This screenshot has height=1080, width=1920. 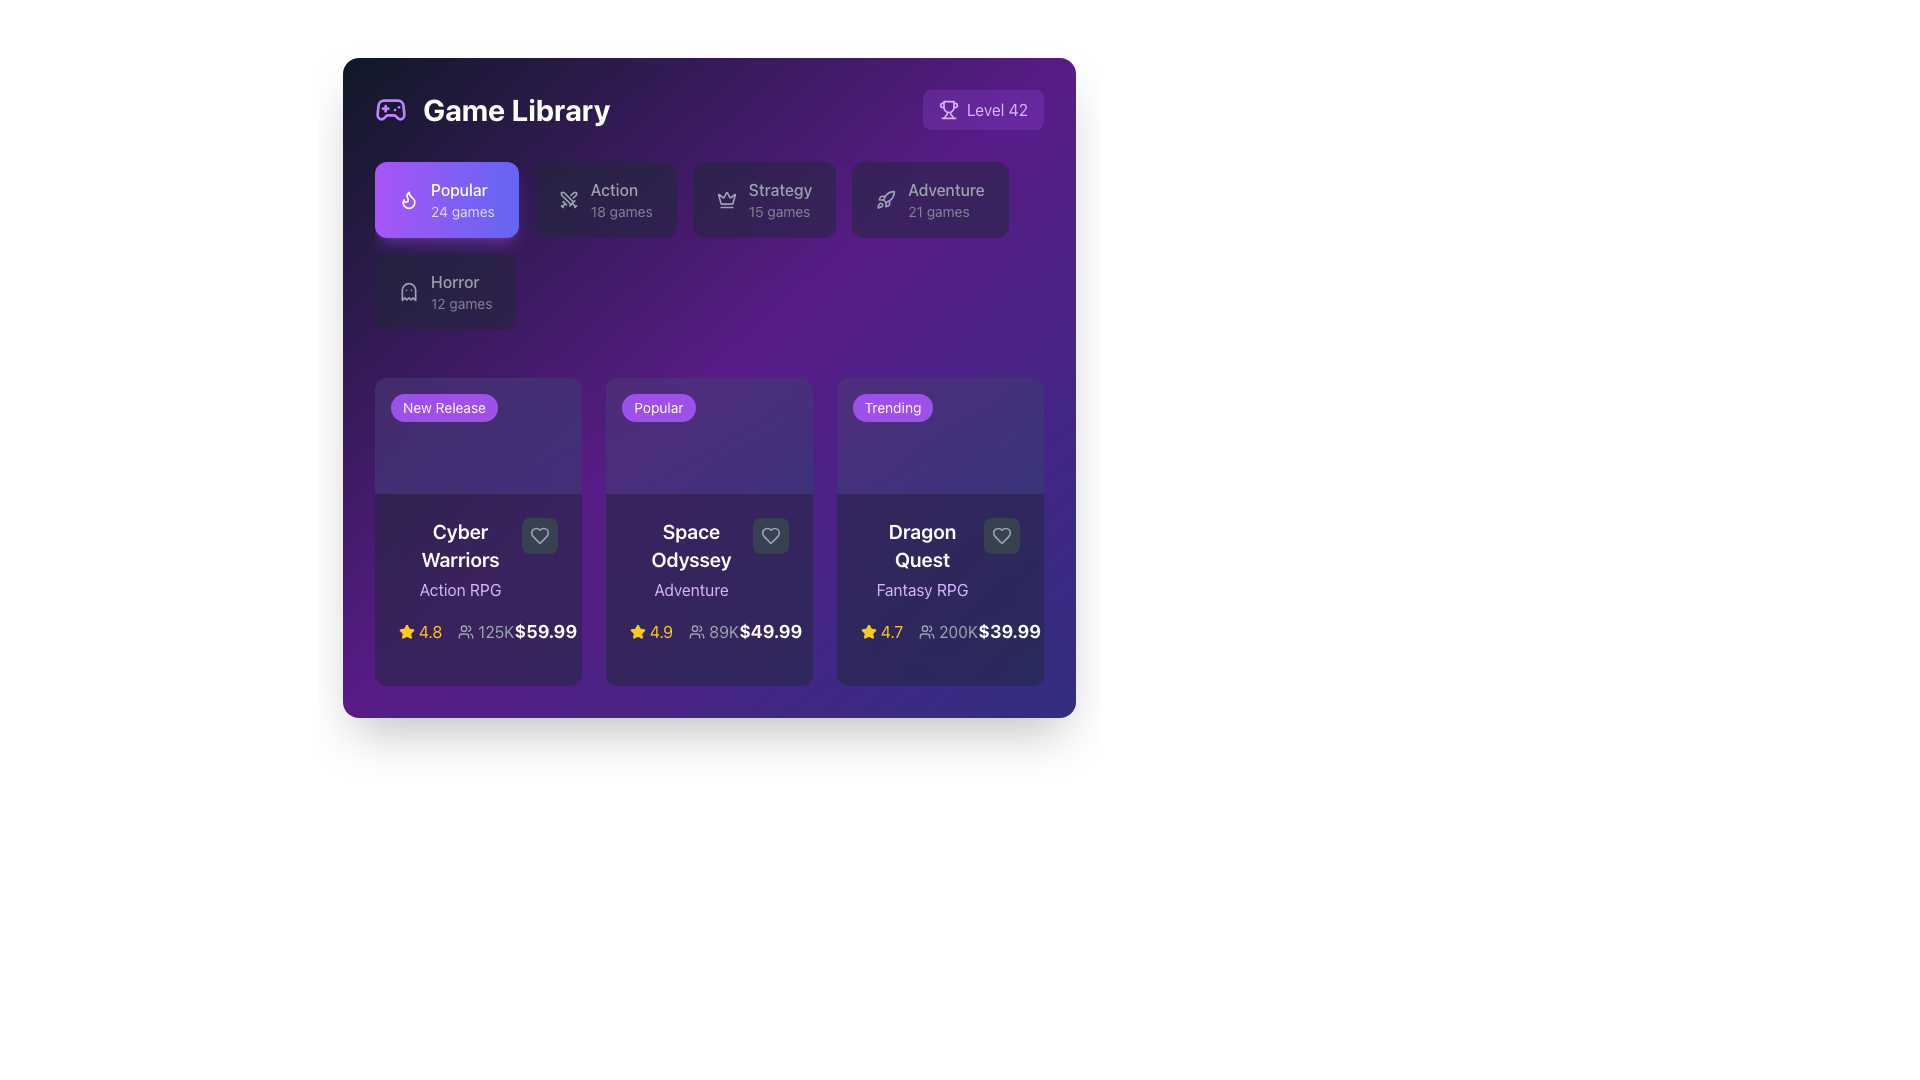 What do you see at coordinates (459, 560) in the screenshot?
I see `text label displaying 'Cyber Warriors' and 'Action RPG' in the top-left corner of the second row of the card grid under the 'Popular' pane` at bounding box center [459, 560].